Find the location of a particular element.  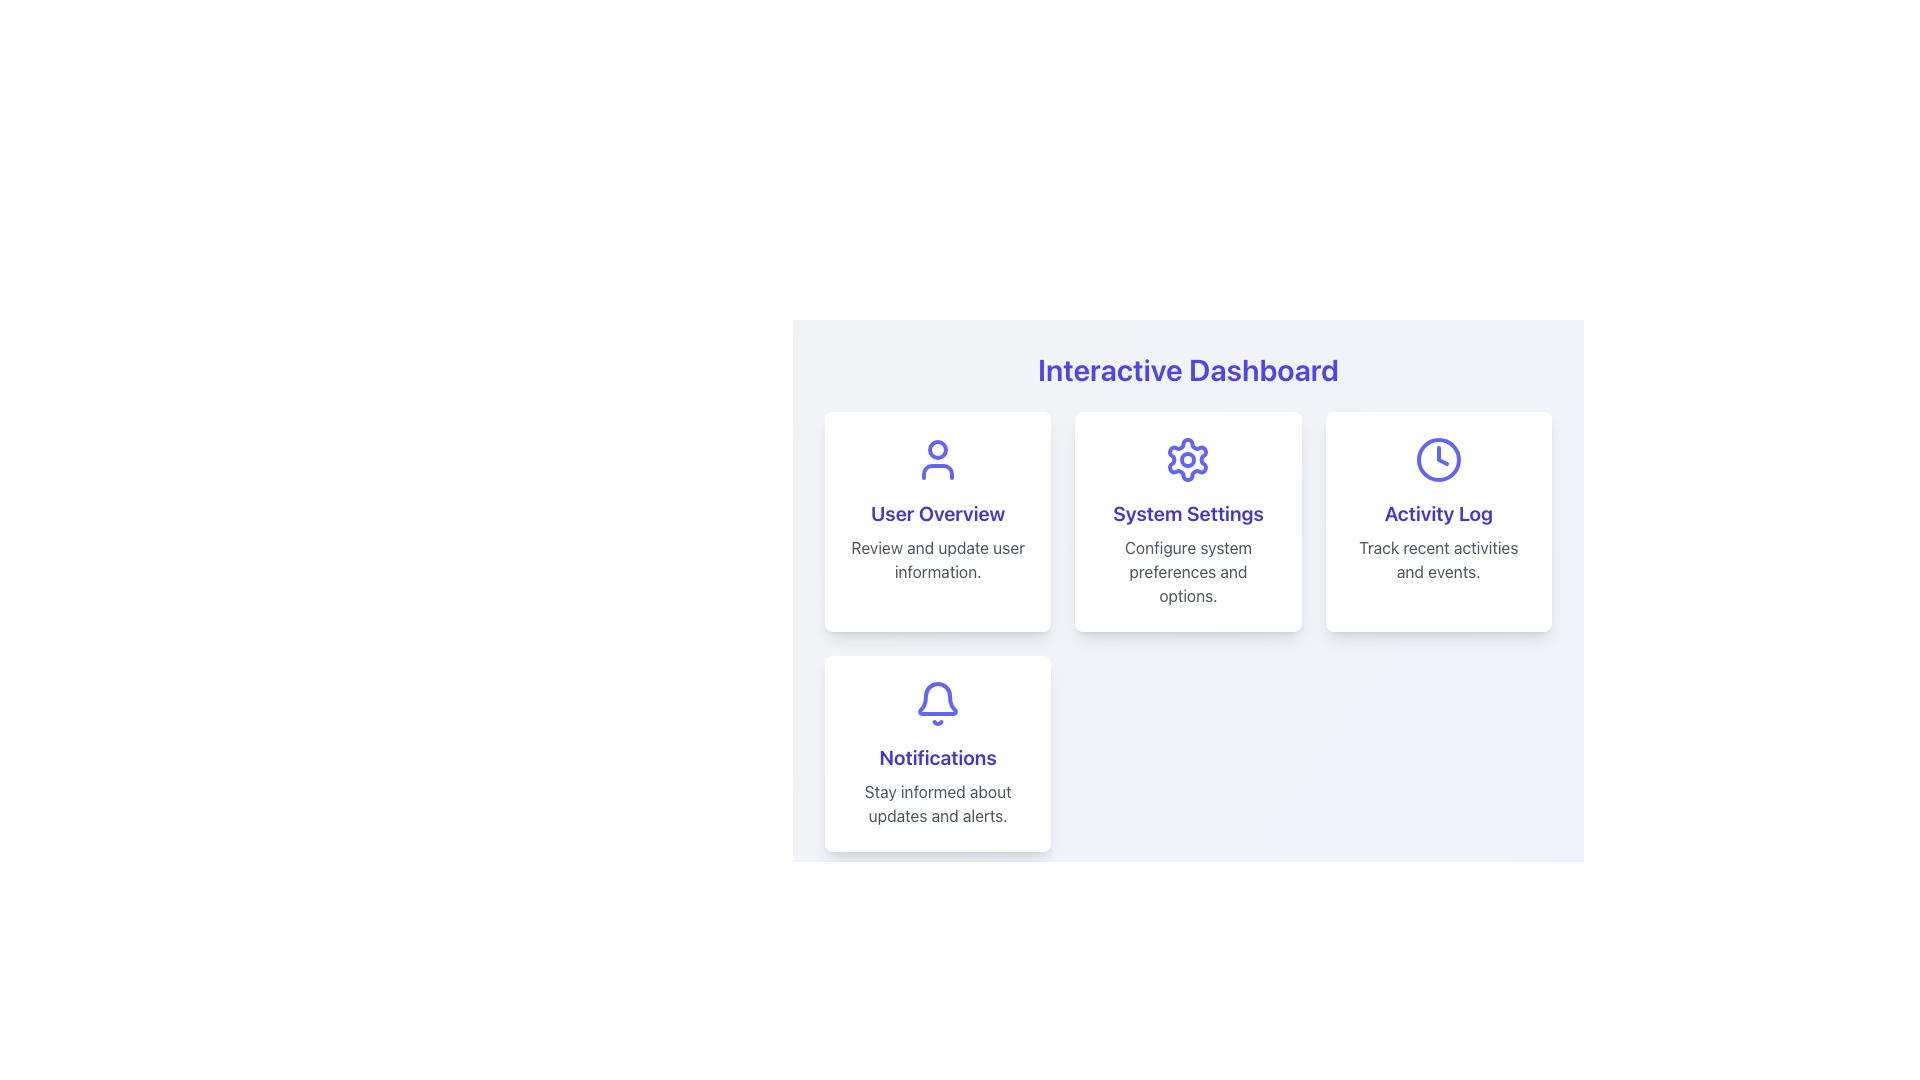

the small circular Decorative SVG Element that forms the head of the user icon within the 'User Overview' card, located at the top portion of the card is located at coordinates (937, 450).